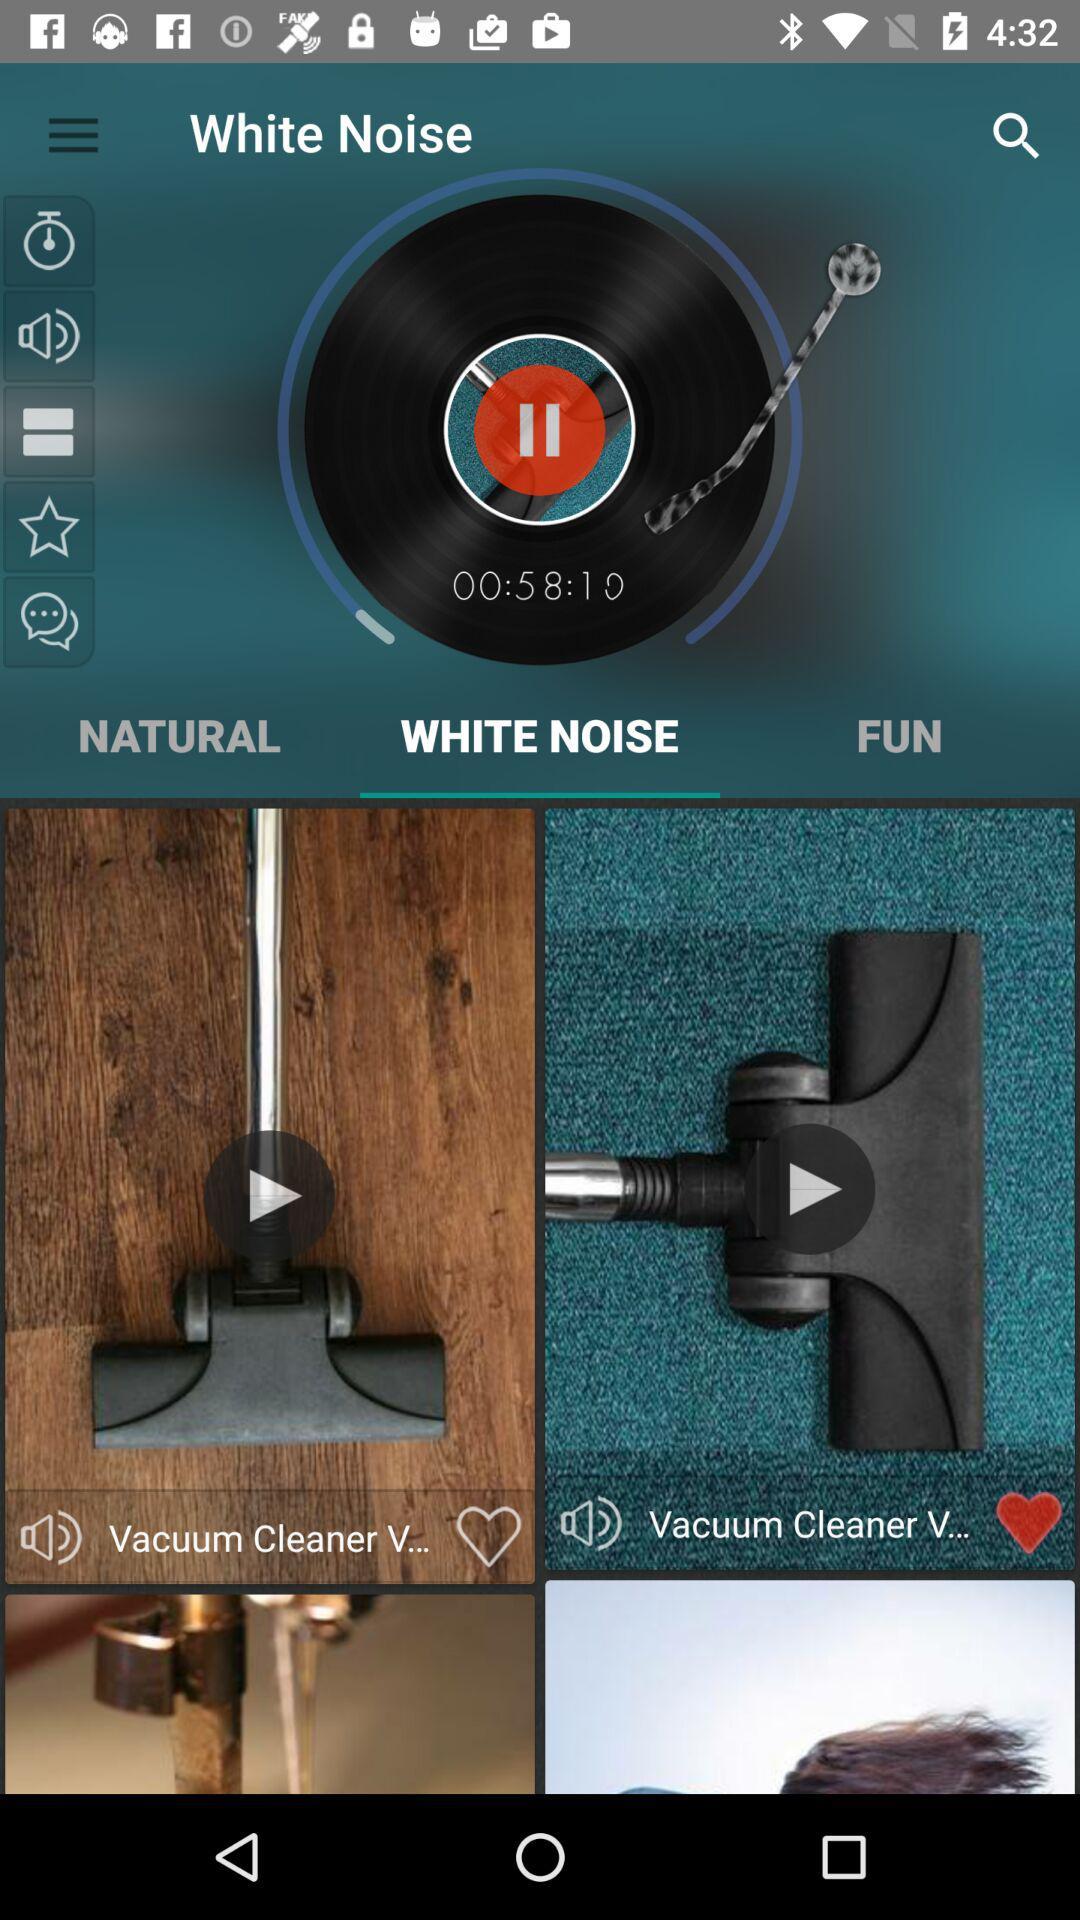  I want to click on turn sound on/off, so click(590, 1522).